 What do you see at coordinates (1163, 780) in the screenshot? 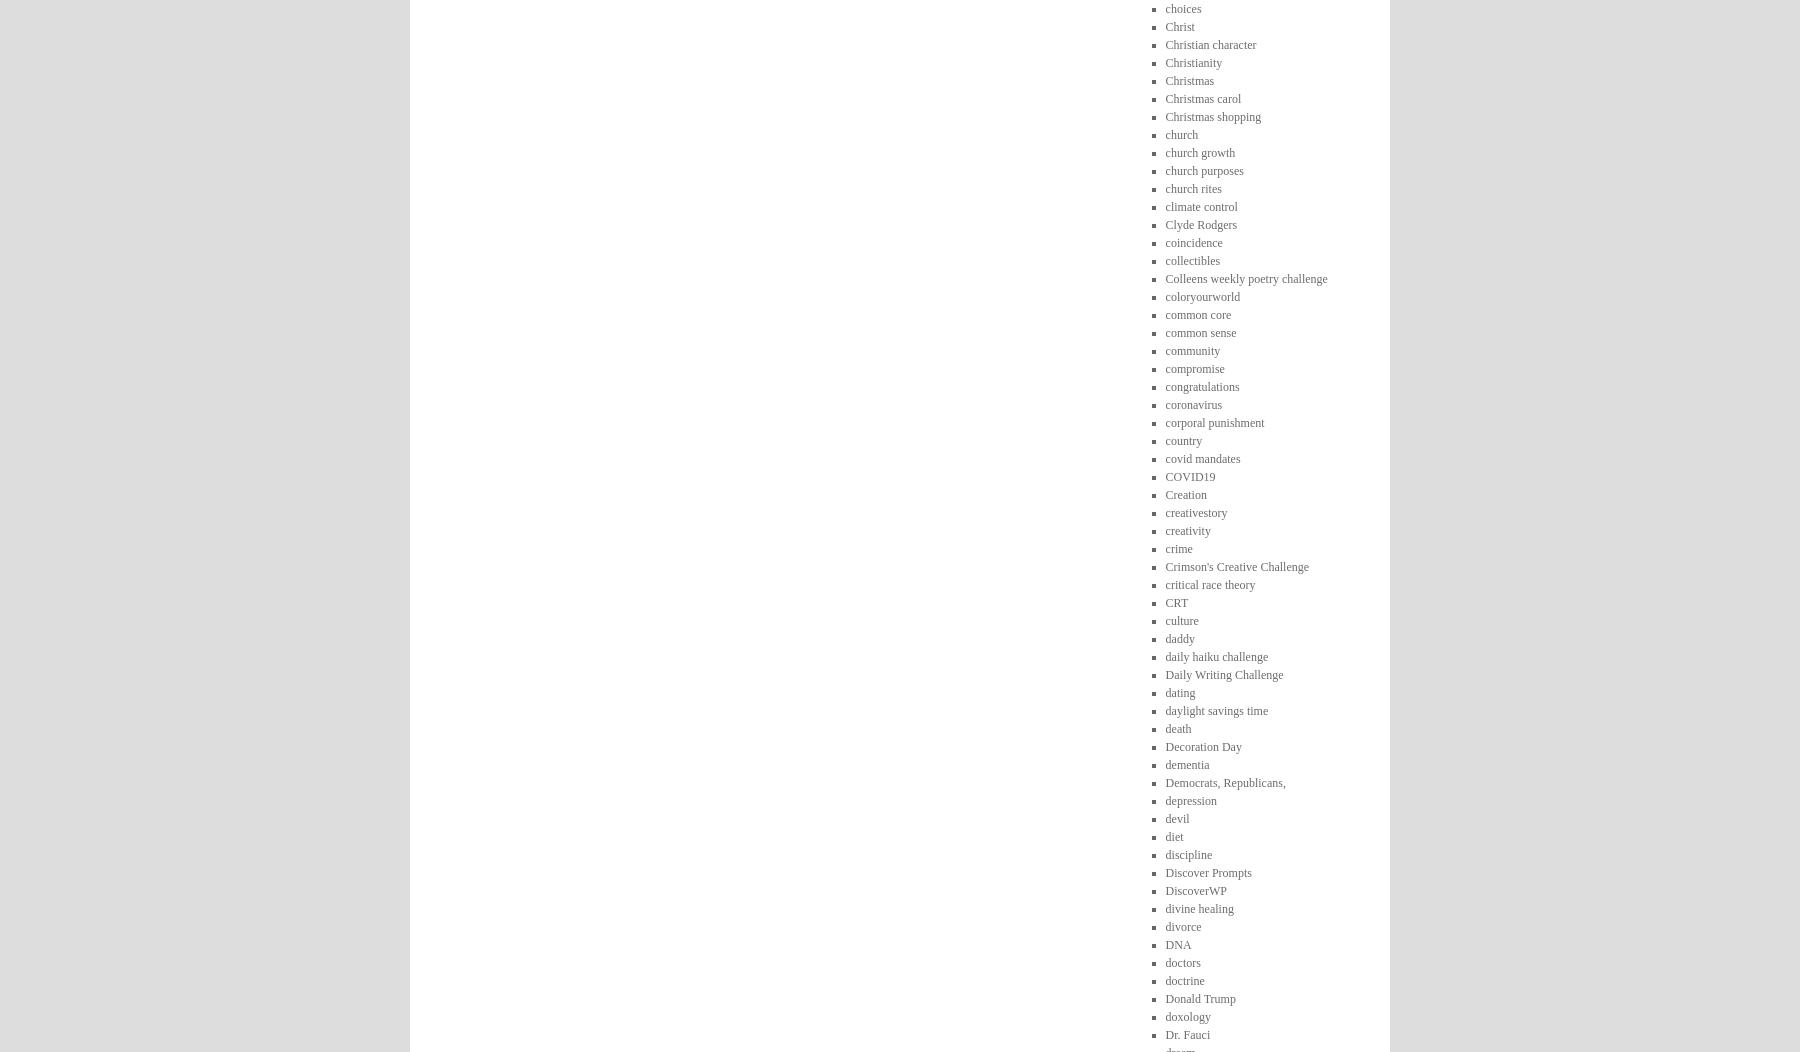
I see `'Democrats, Republicans,'` at bounding box center [1163, 780].